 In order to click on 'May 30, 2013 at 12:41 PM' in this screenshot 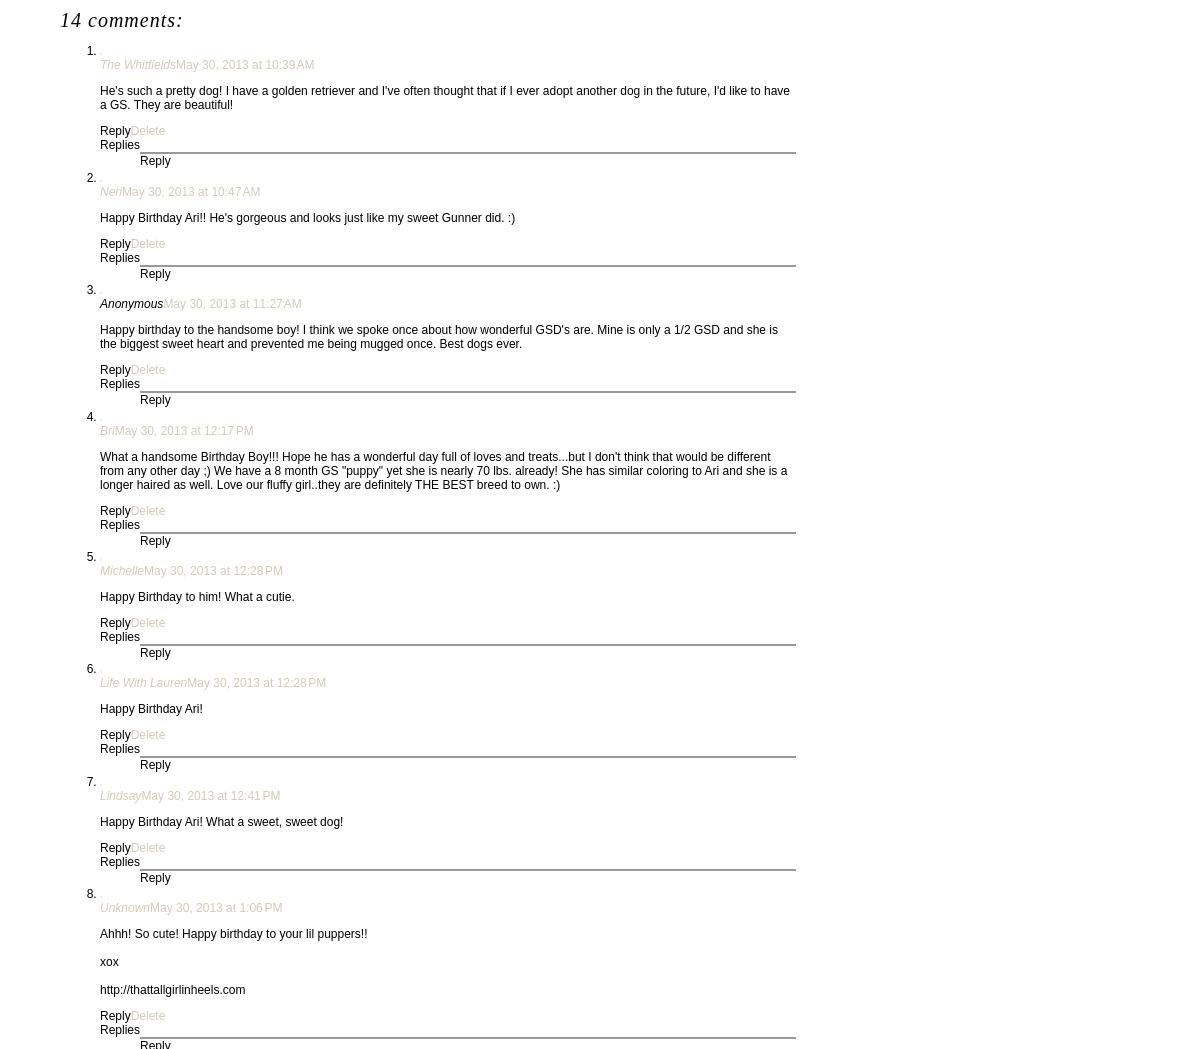, I will do `click(140, 795)`.